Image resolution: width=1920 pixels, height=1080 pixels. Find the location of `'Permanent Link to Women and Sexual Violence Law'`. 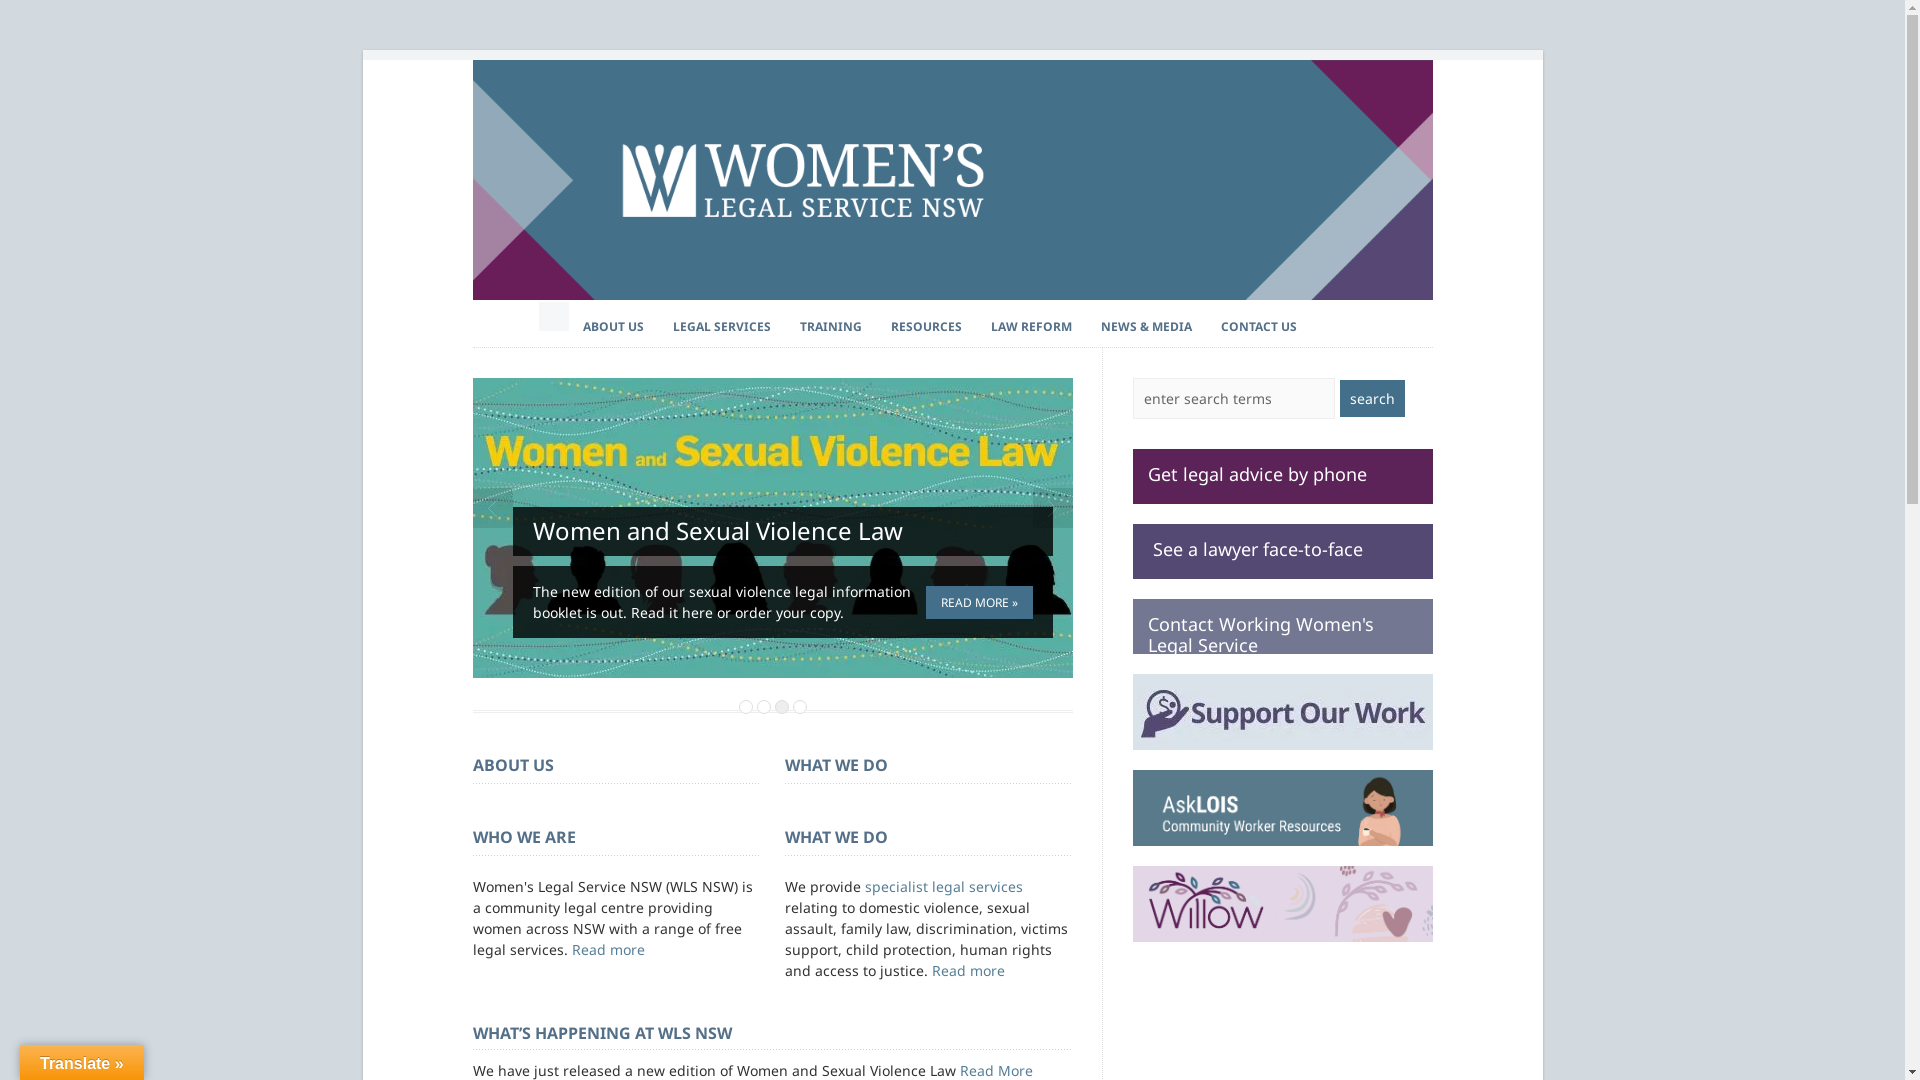

'Permanent Link to Women and Sexual Violence Law' is located at coordinates (771, 527).